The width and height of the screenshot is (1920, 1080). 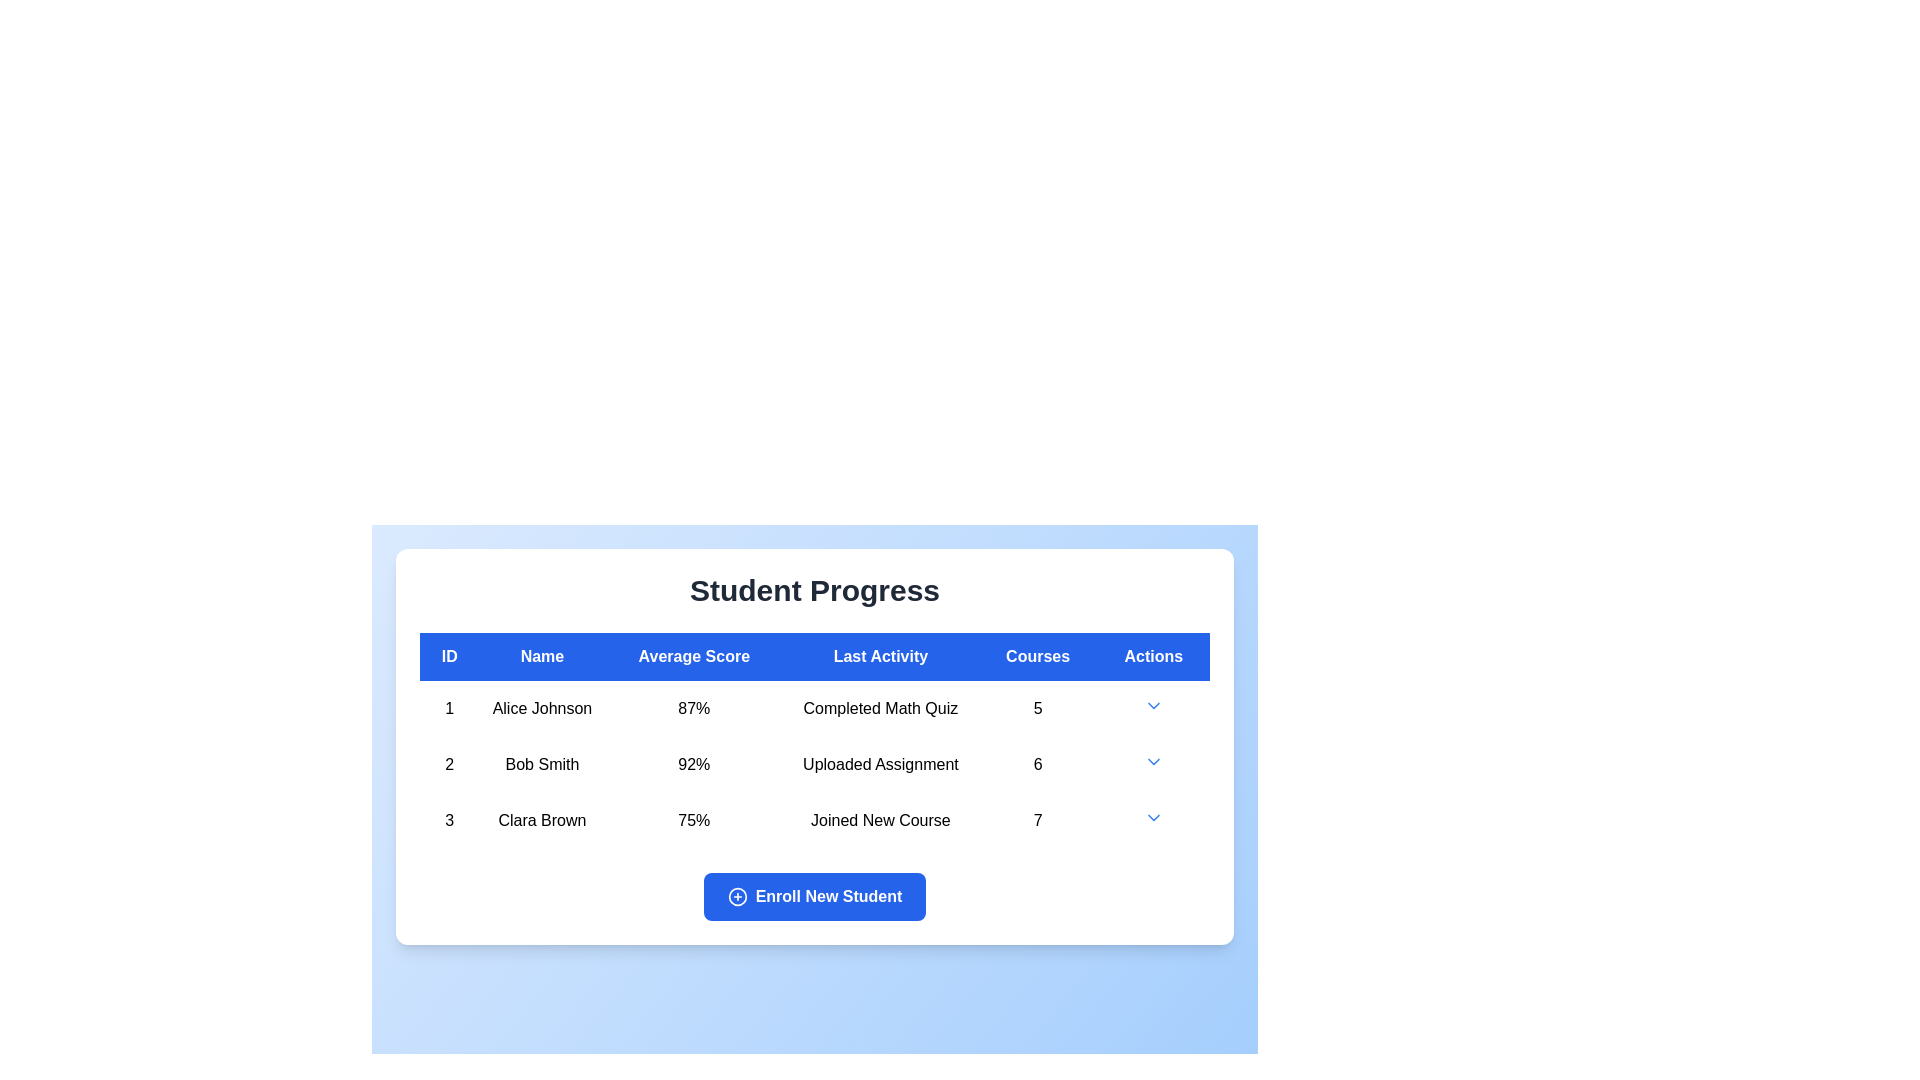 I want to click on the downward-pointing chevron icon styled as a blue arrow in the sixth cell of the second row under the 'Actions' column, so click(x=1153, y=764).